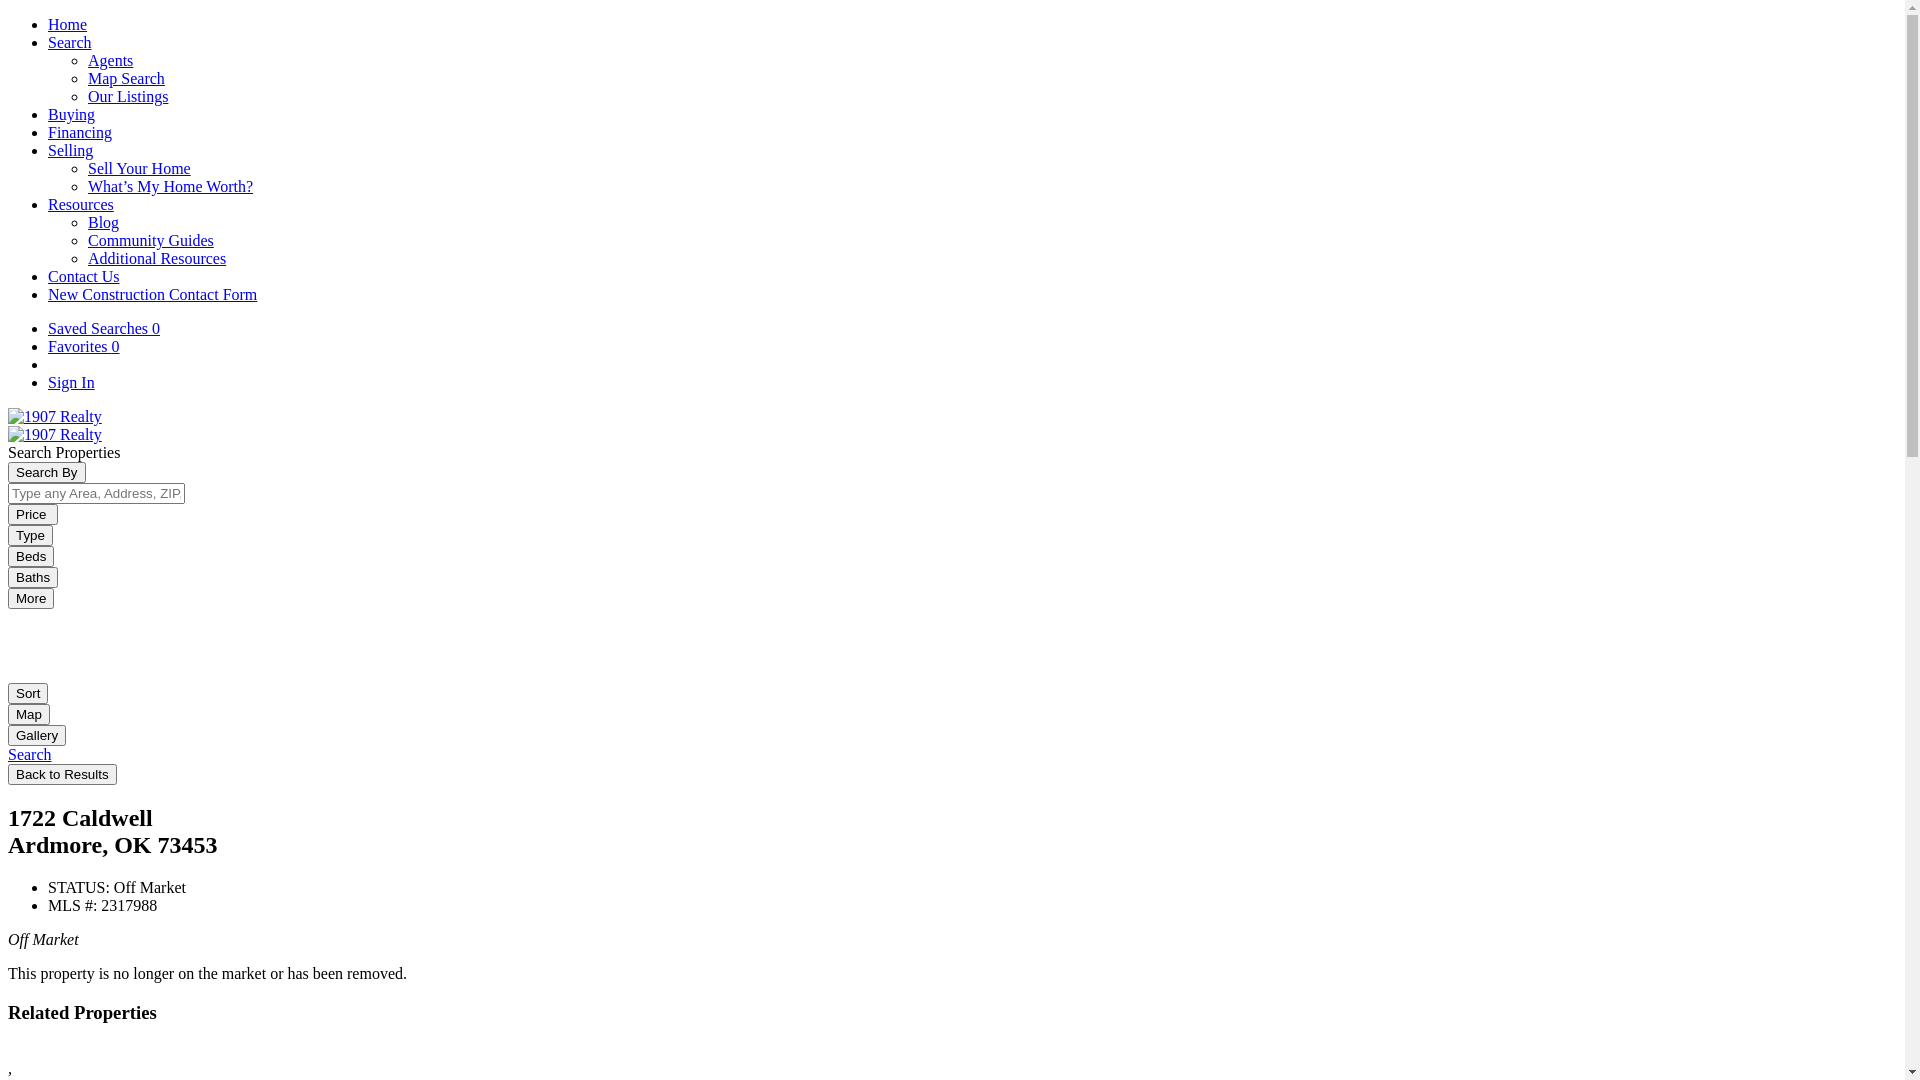 The width and height of the screenshot is (1920, 1080). Describe the element at coordinates (86, 257) in the screenshot. I see `'Additional Resources'` at that location.